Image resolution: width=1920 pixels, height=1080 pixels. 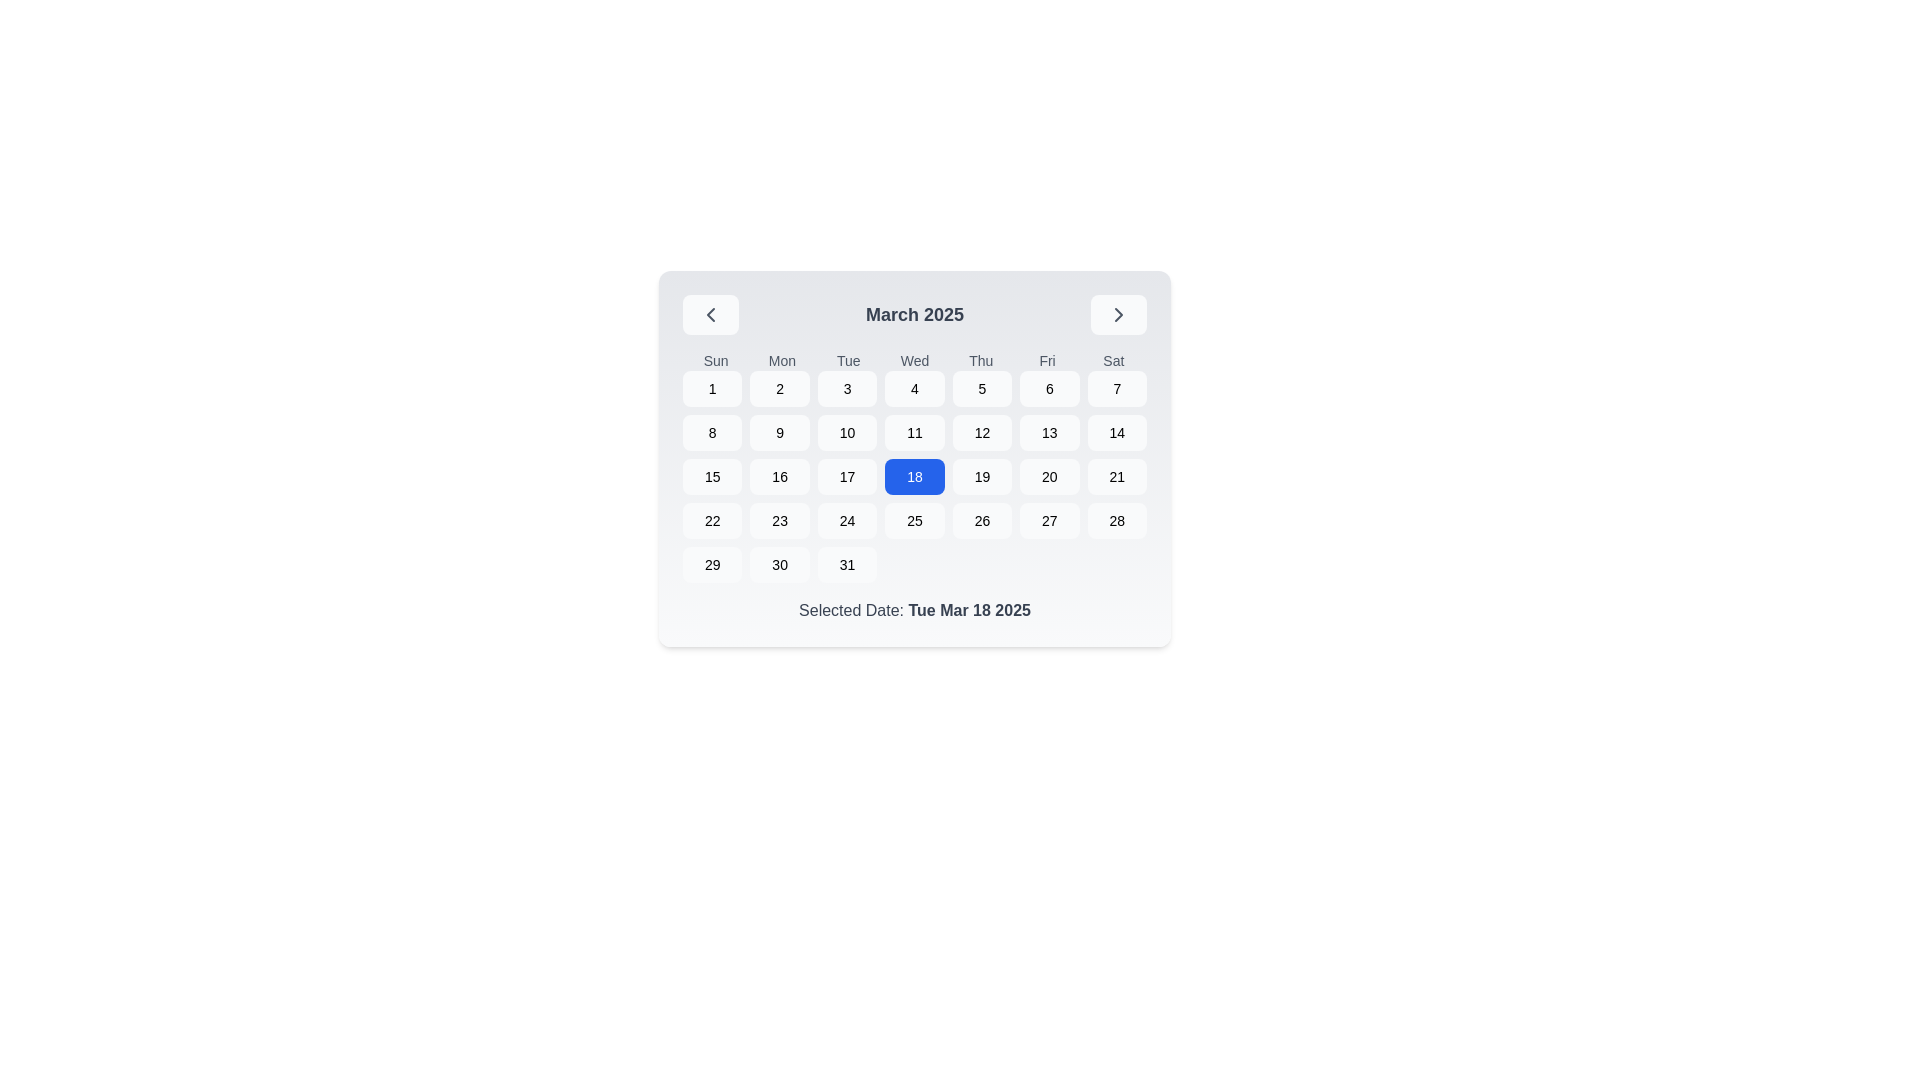 I want to click on the static text label displaying 'Sun', which is the first element in the calendar header showing the days of the week, so click(x=716, y=361).